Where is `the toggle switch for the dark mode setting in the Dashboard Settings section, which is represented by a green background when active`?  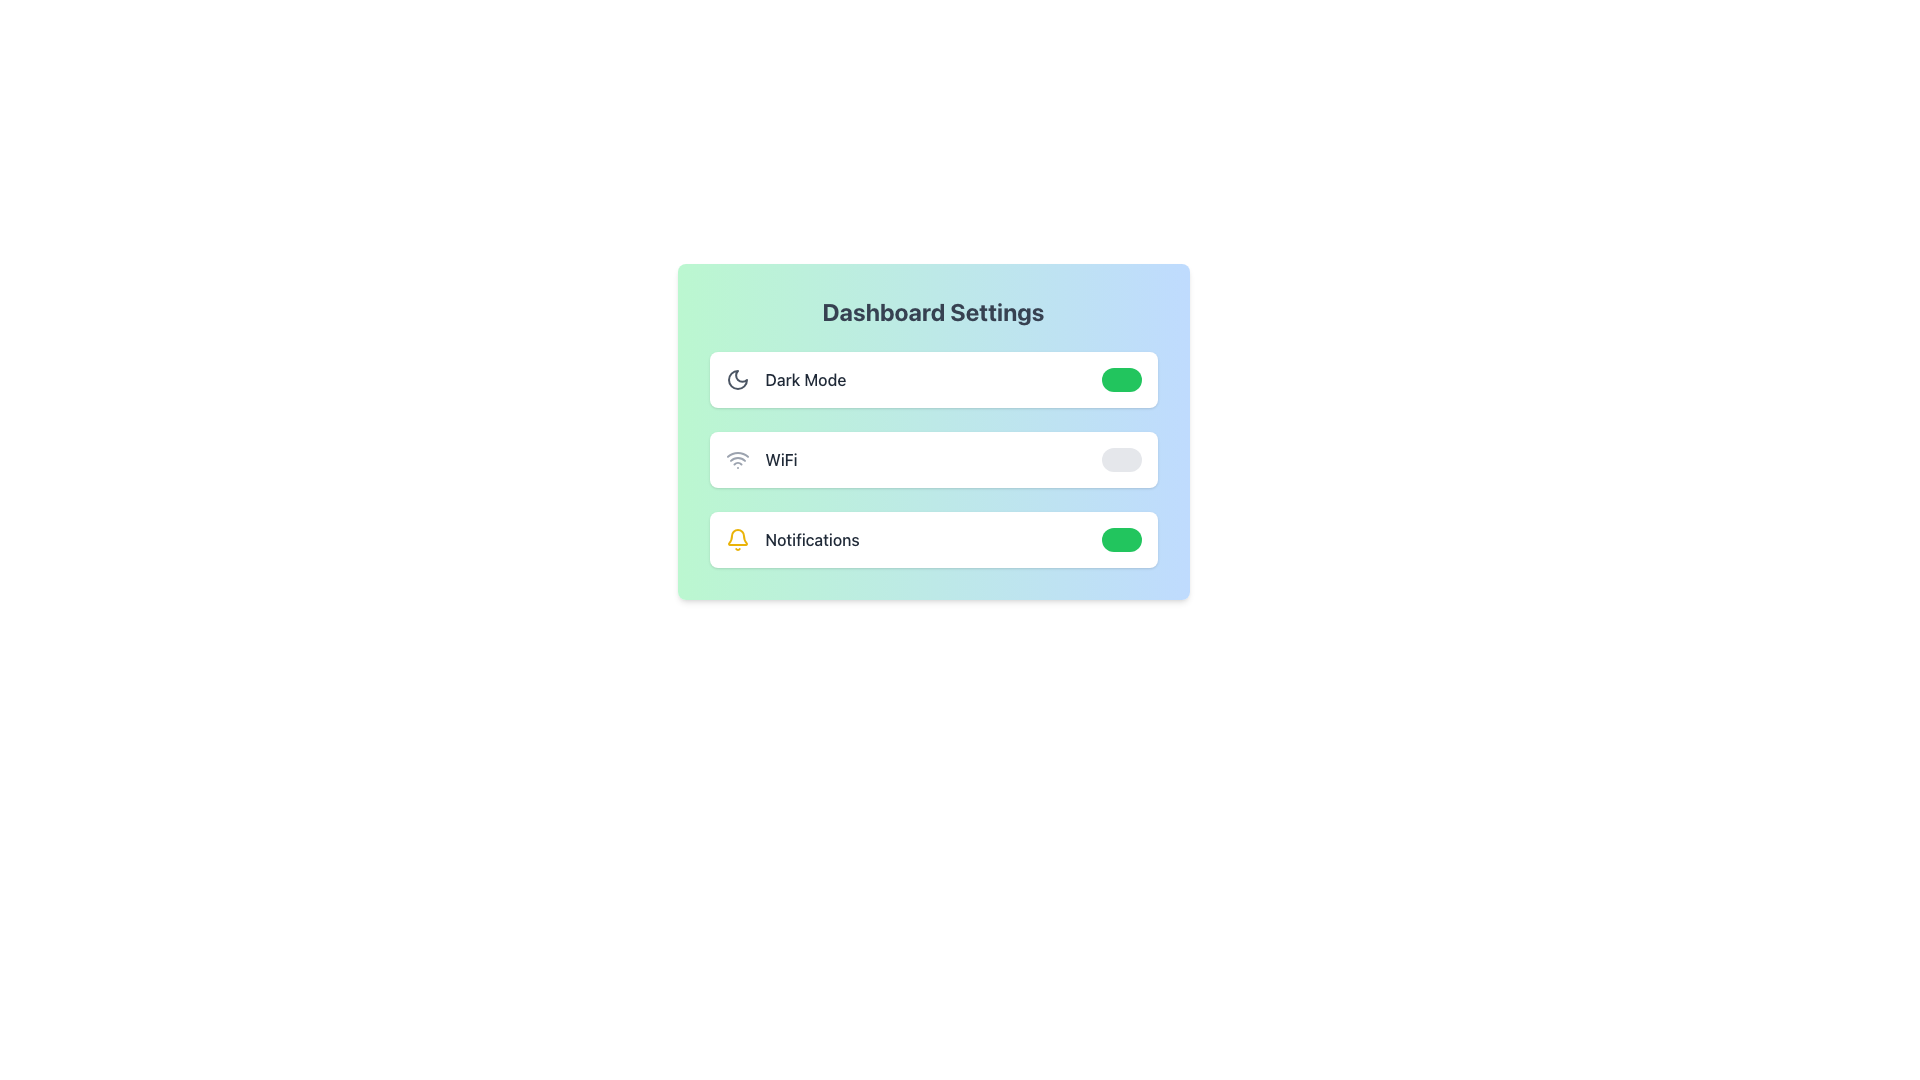 the toggle switch for the dark mode setting in the Dashboard Settings section, which is represented by a green background when active is located at coordinates (1121, 380).